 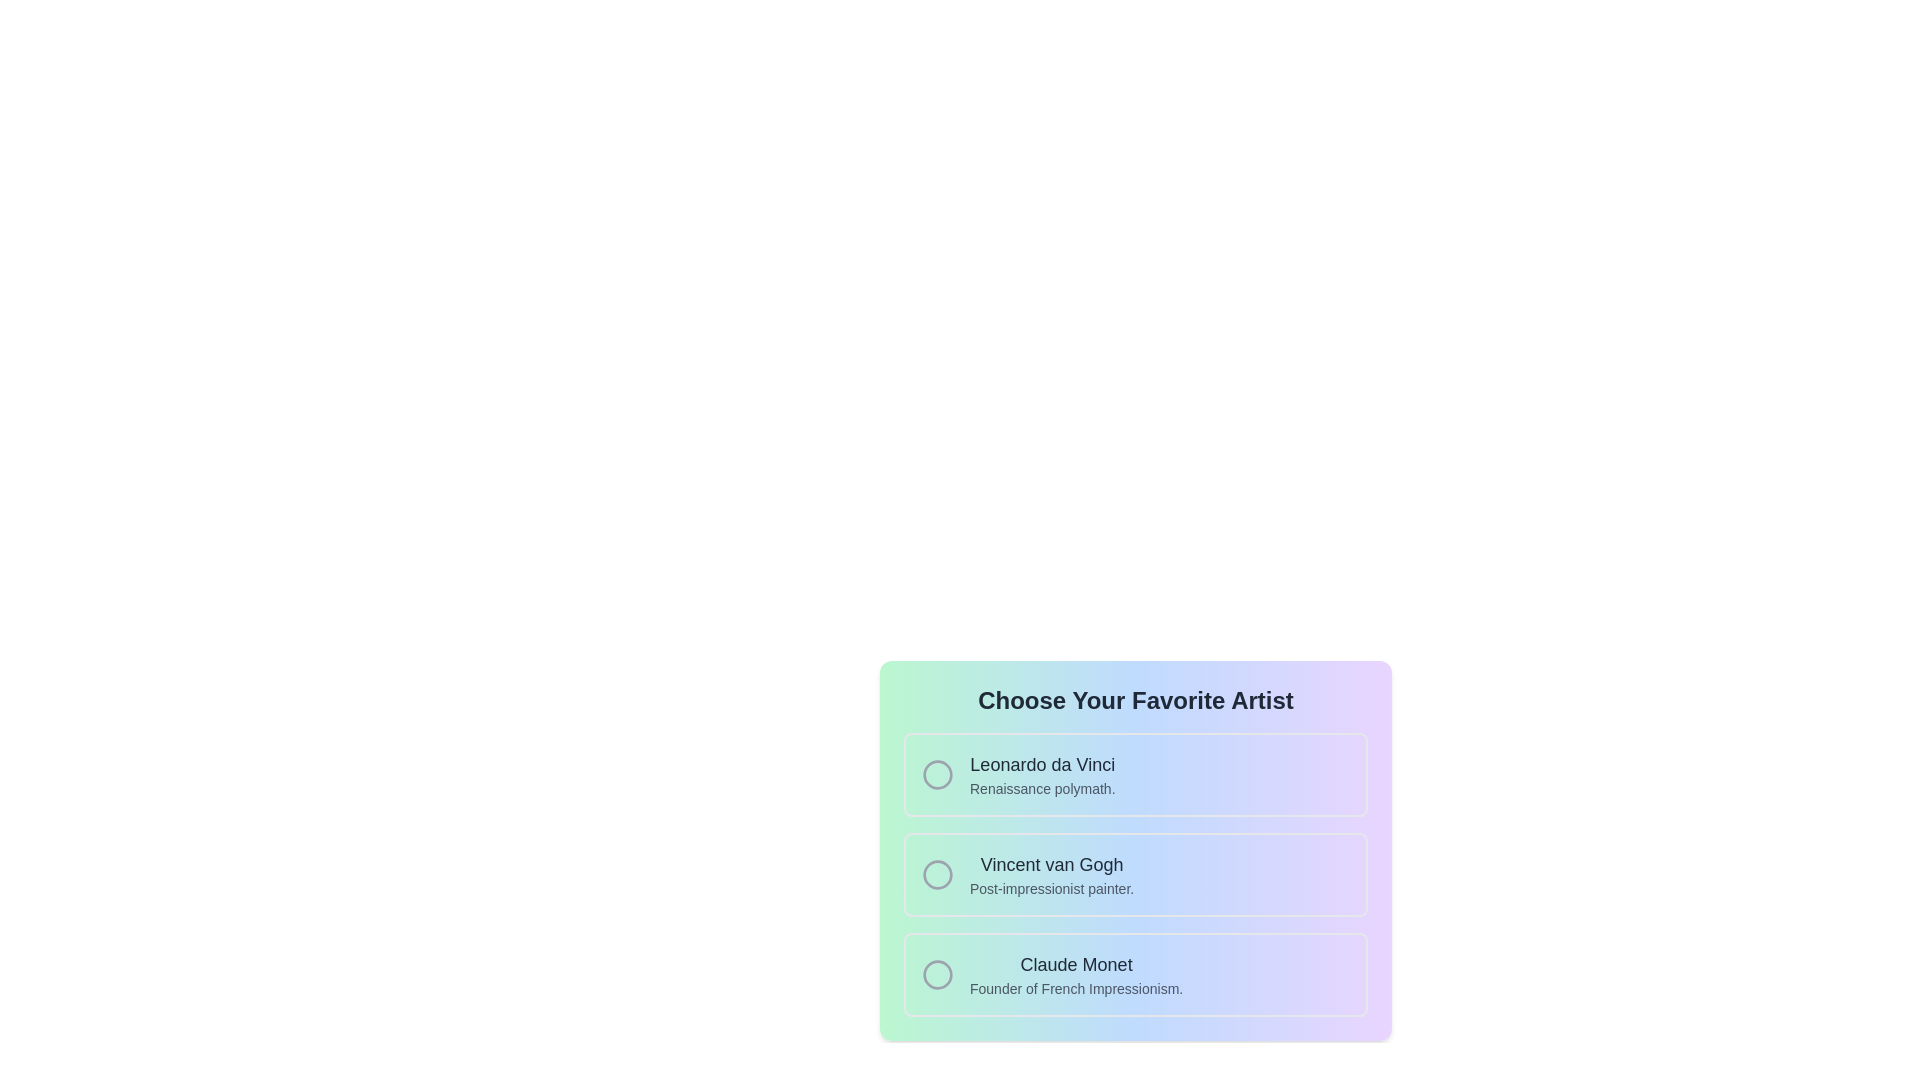 I want to click on the label displaying 'Renaissance polymath.' which is located directly below the title 'Leonardo da Vinci' in a vertical list of selectable items, so click(x=1041, y=788).